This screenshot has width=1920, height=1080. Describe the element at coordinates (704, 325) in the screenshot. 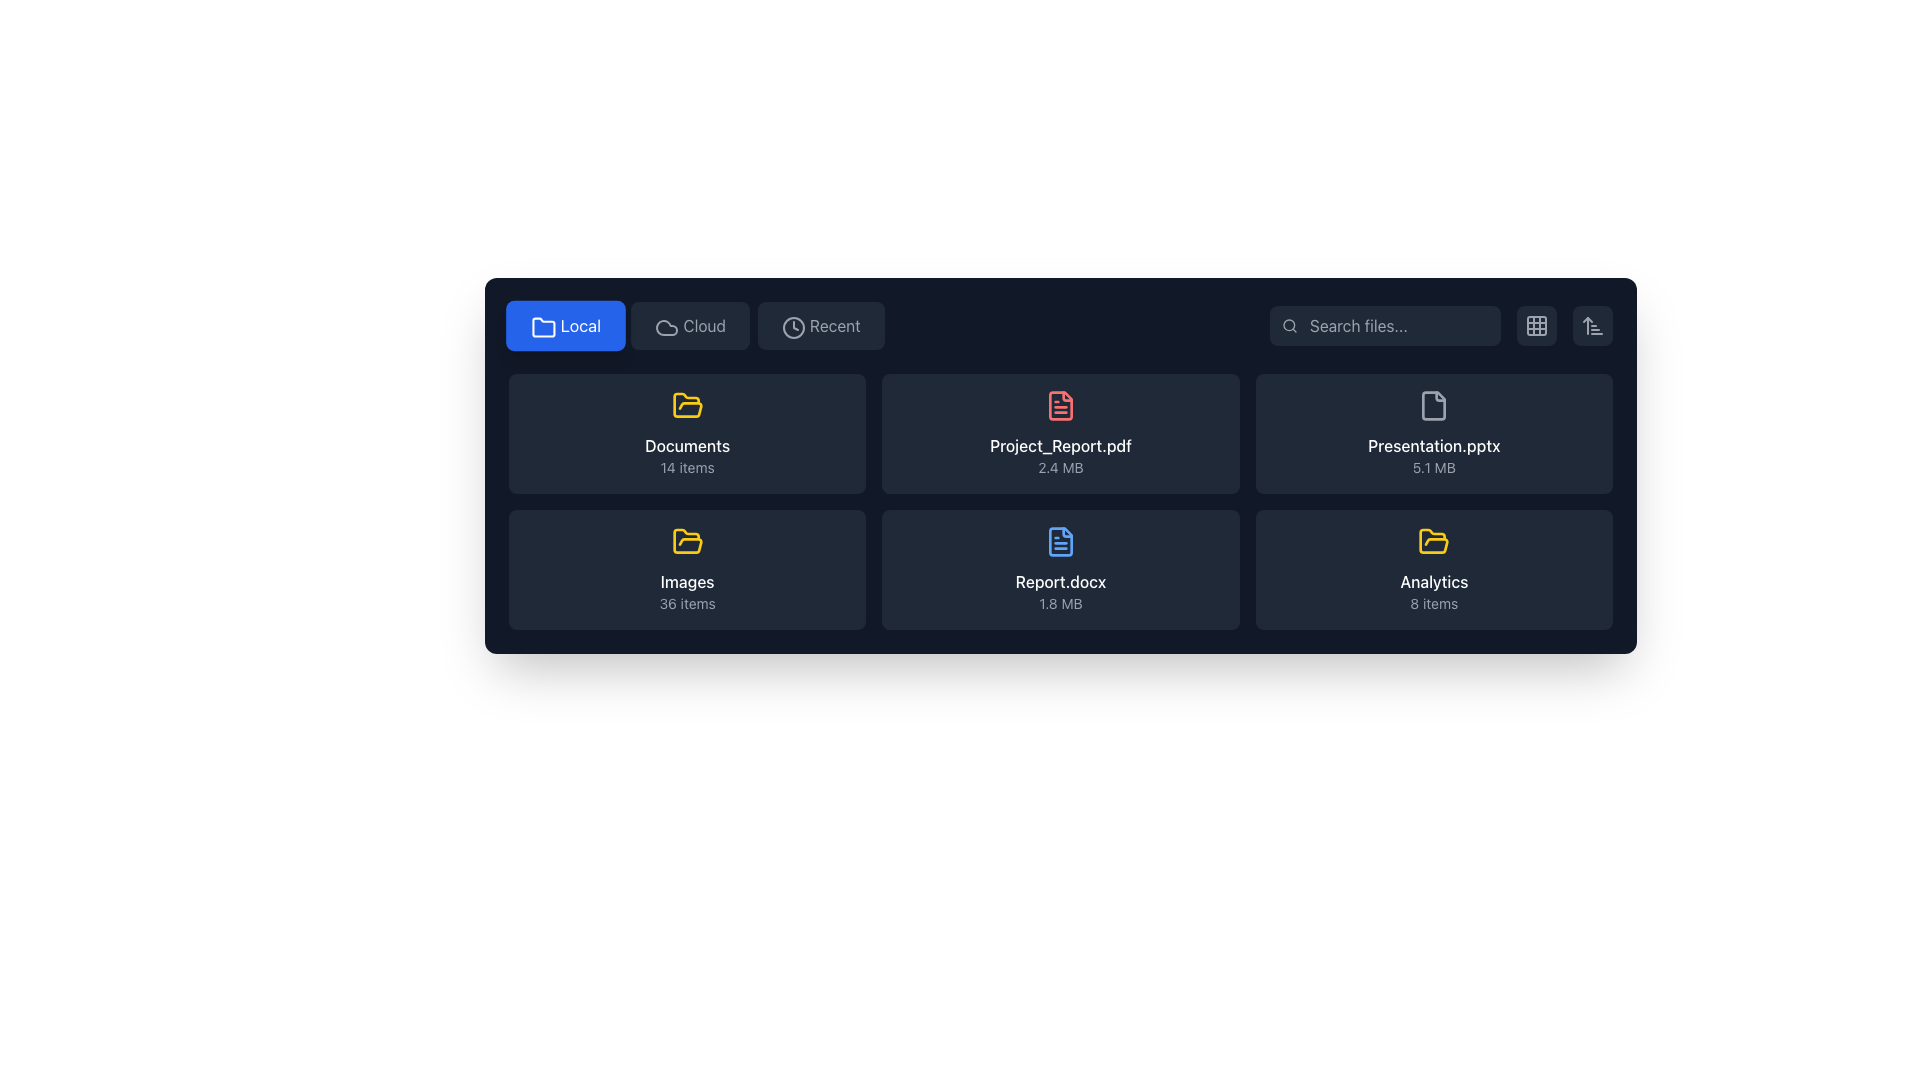

I see `the button labeled 'Cloud' which is visually represented by the text 'Cloud' in light gray on a dark background, positioned between the 'Local' and 'Recent' buttons` at that location.